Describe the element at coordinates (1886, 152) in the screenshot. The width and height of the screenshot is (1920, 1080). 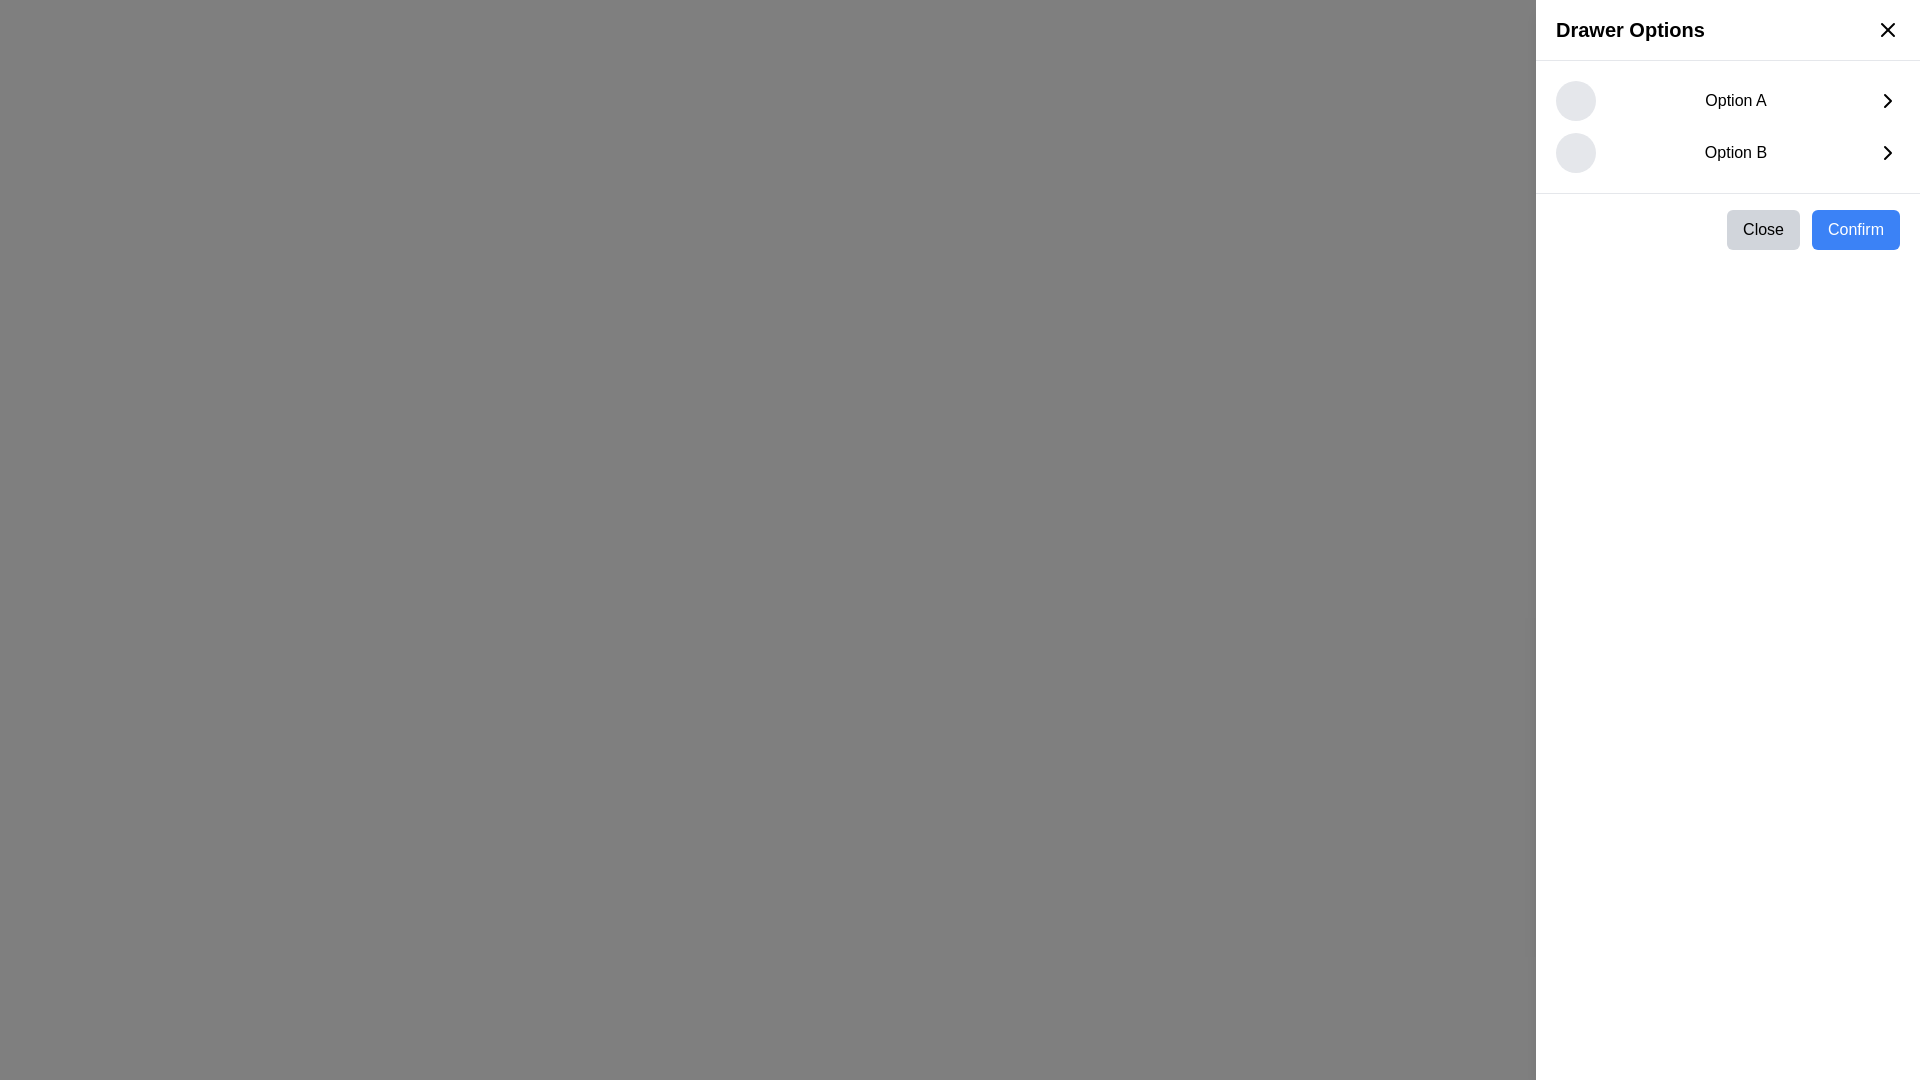
I see `the chevron icon located to the far right of the row displaying 'Option B', which is the third visual element in that row` at that location.